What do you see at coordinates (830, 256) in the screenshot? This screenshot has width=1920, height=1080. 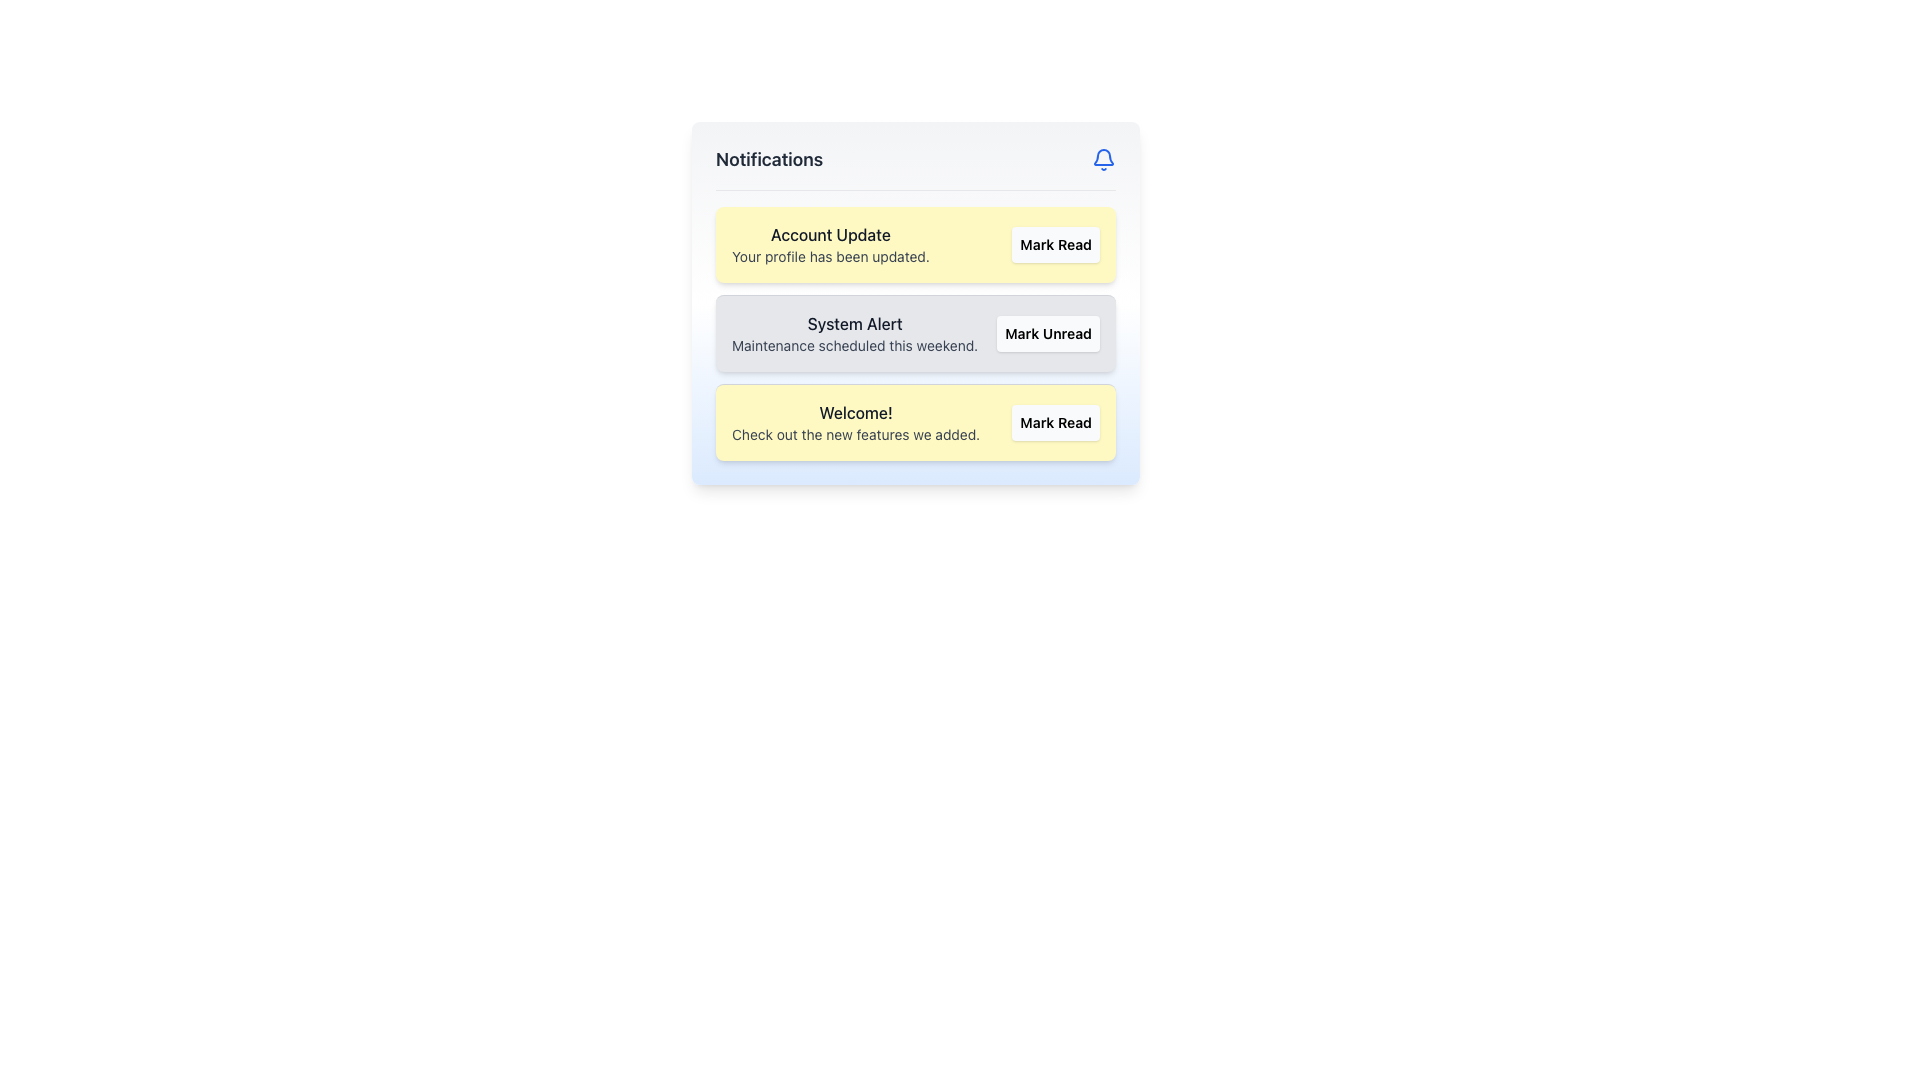 I see `the text label displaying 'Your profile has been updated.' located under the 'Account Update' header in the notification card interface` at bounding box center [830, 256].